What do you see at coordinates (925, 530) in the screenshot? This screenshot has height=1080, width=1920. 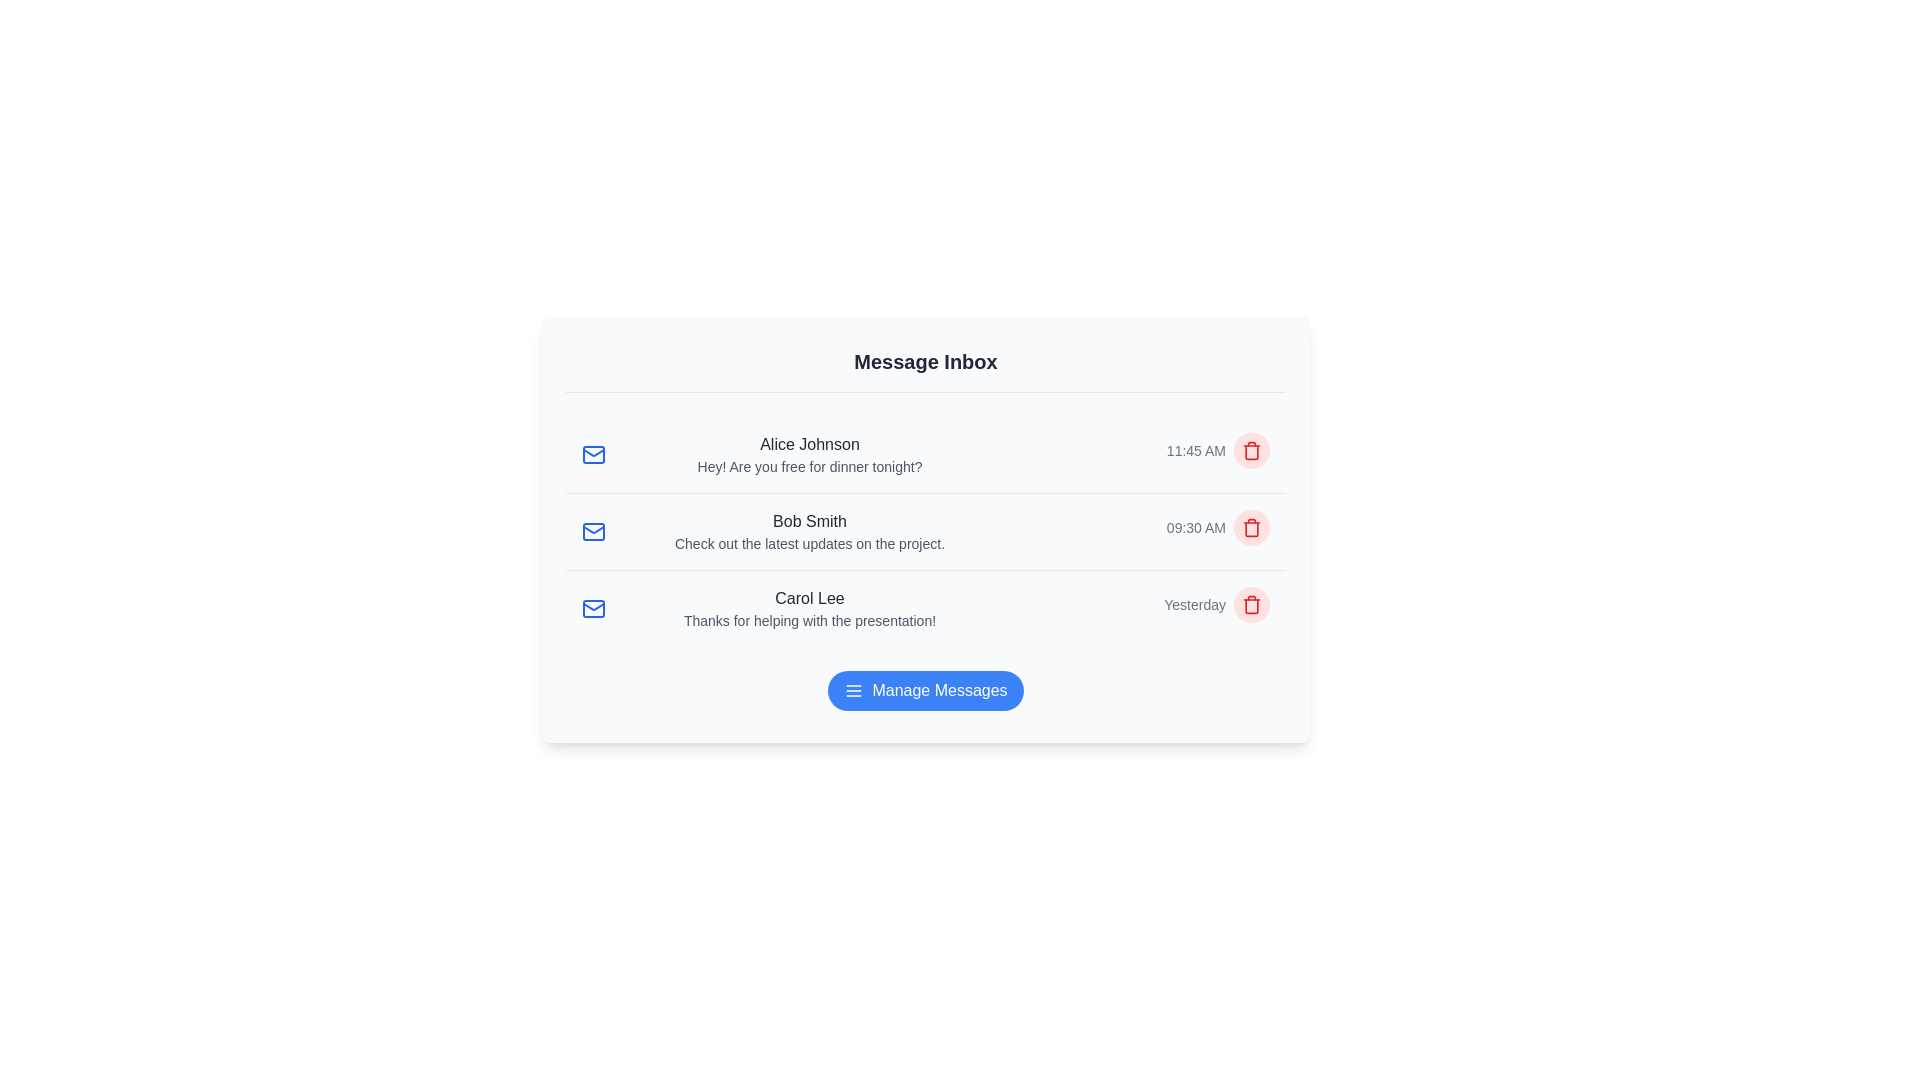 I see `the message row corresponding to Bob Smith` at bounding box center [925, 530].